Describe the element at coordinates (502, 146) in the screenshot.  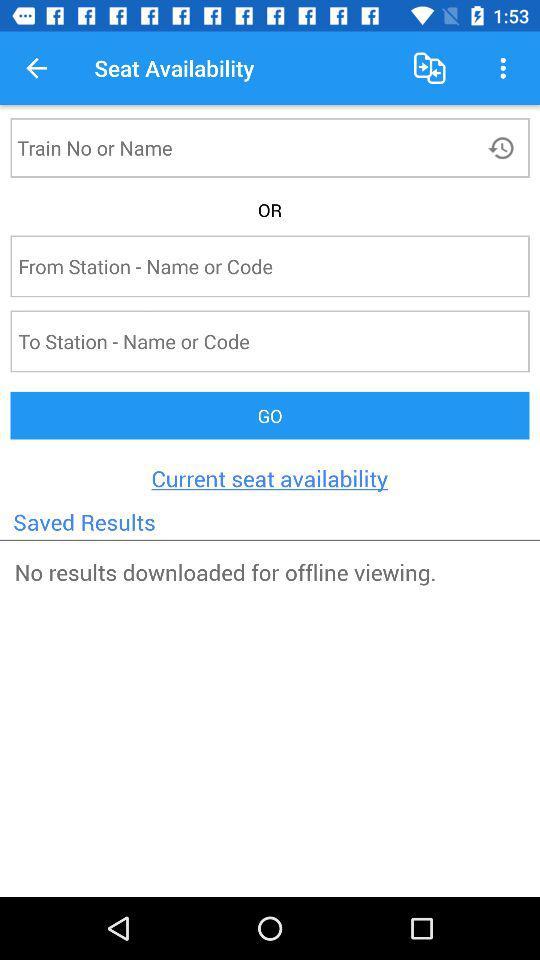
I see `the icon above or` at that location.